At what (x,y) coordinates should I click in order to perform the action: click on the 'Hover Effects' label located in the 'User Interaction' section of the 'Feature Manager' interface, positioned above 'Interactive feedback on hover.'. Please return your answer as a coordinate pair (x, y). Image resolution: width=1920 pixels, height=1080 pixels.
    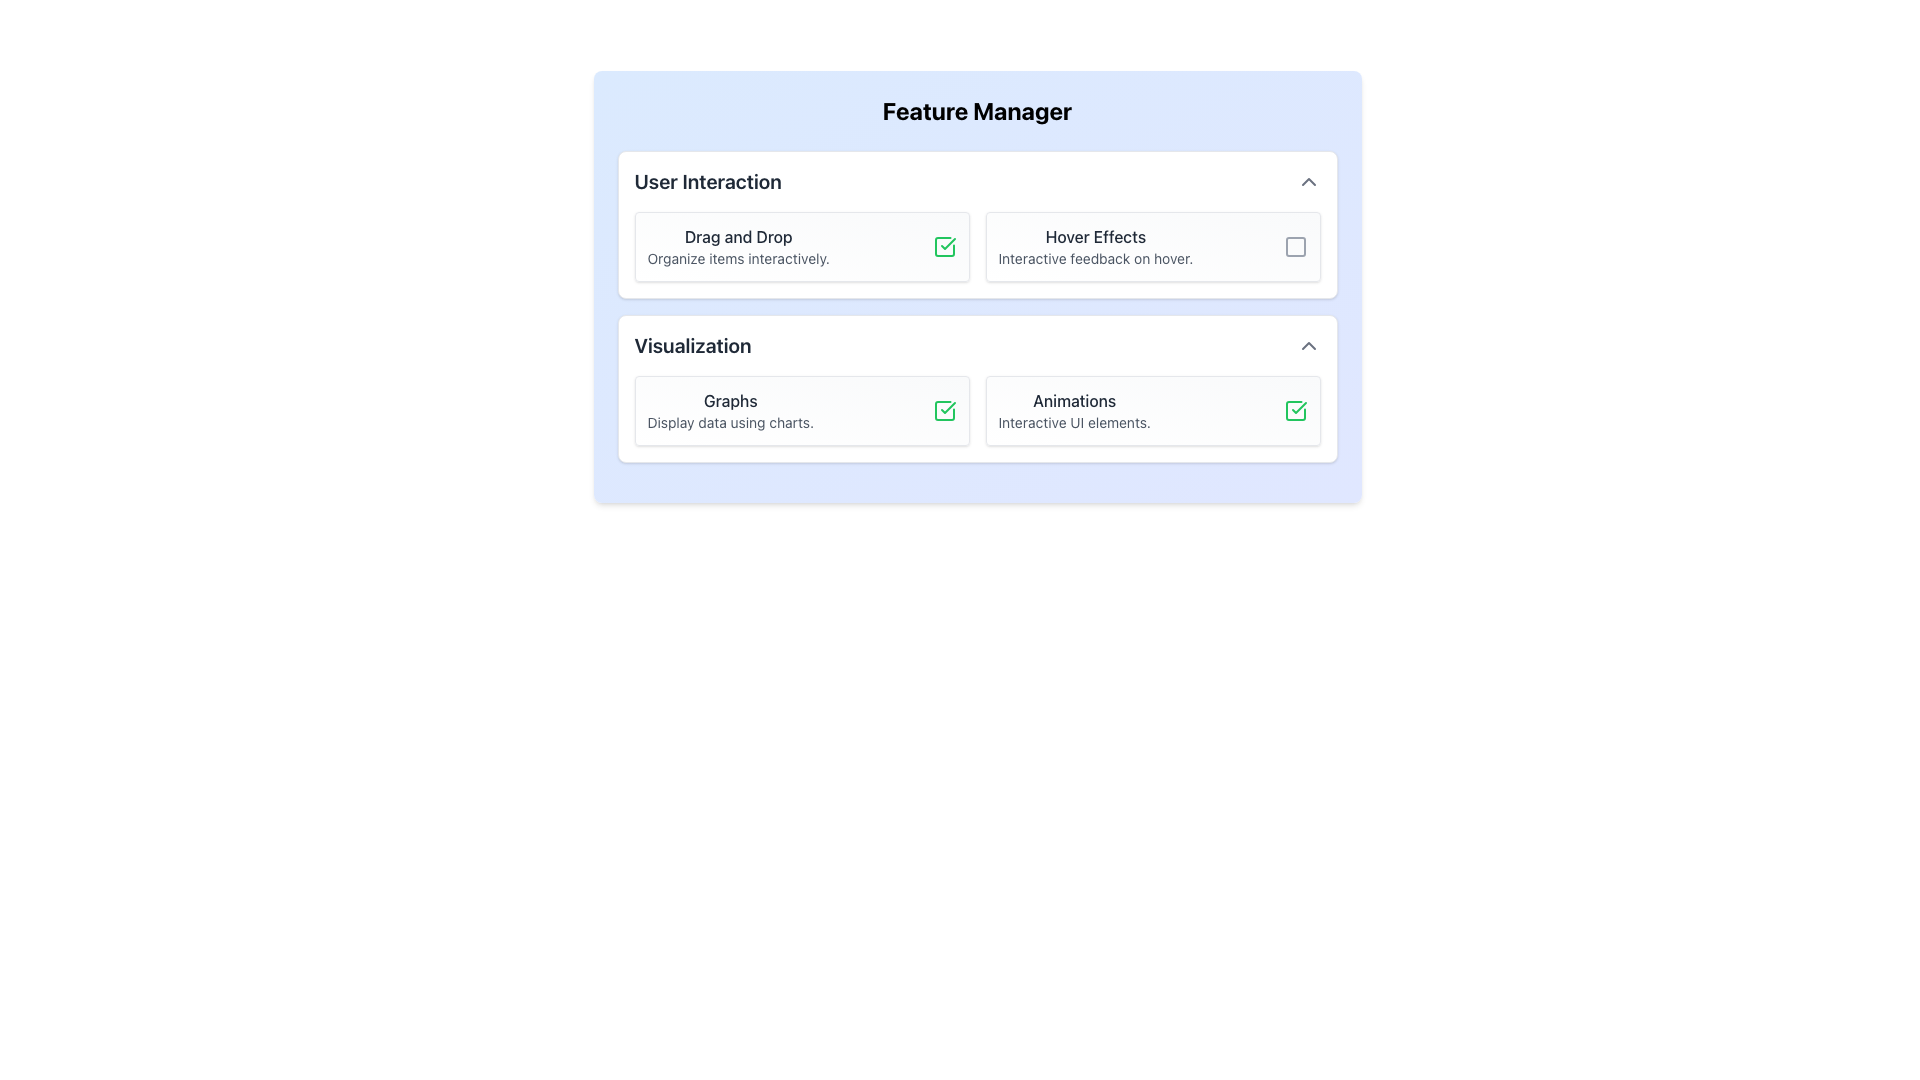
    Looking at the image, I should click on (1094, 235).